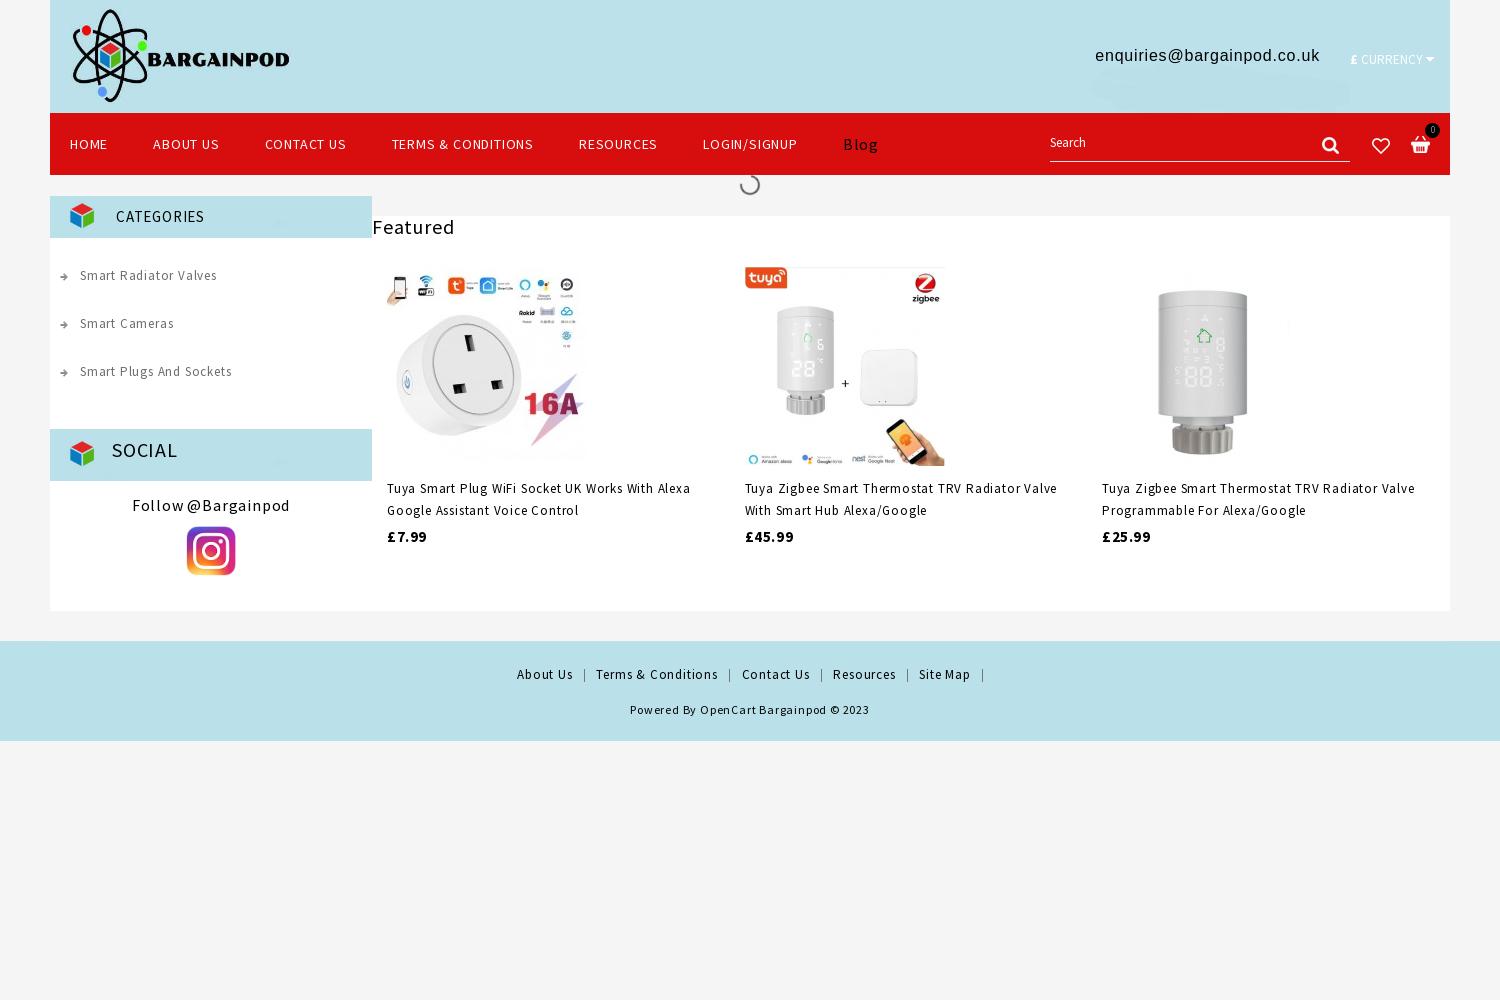 The height and width of the screenshot is (1000, 1500). Describe the element at coordinates (1433, 129) in the screenshot. I see `'0'` at that location.